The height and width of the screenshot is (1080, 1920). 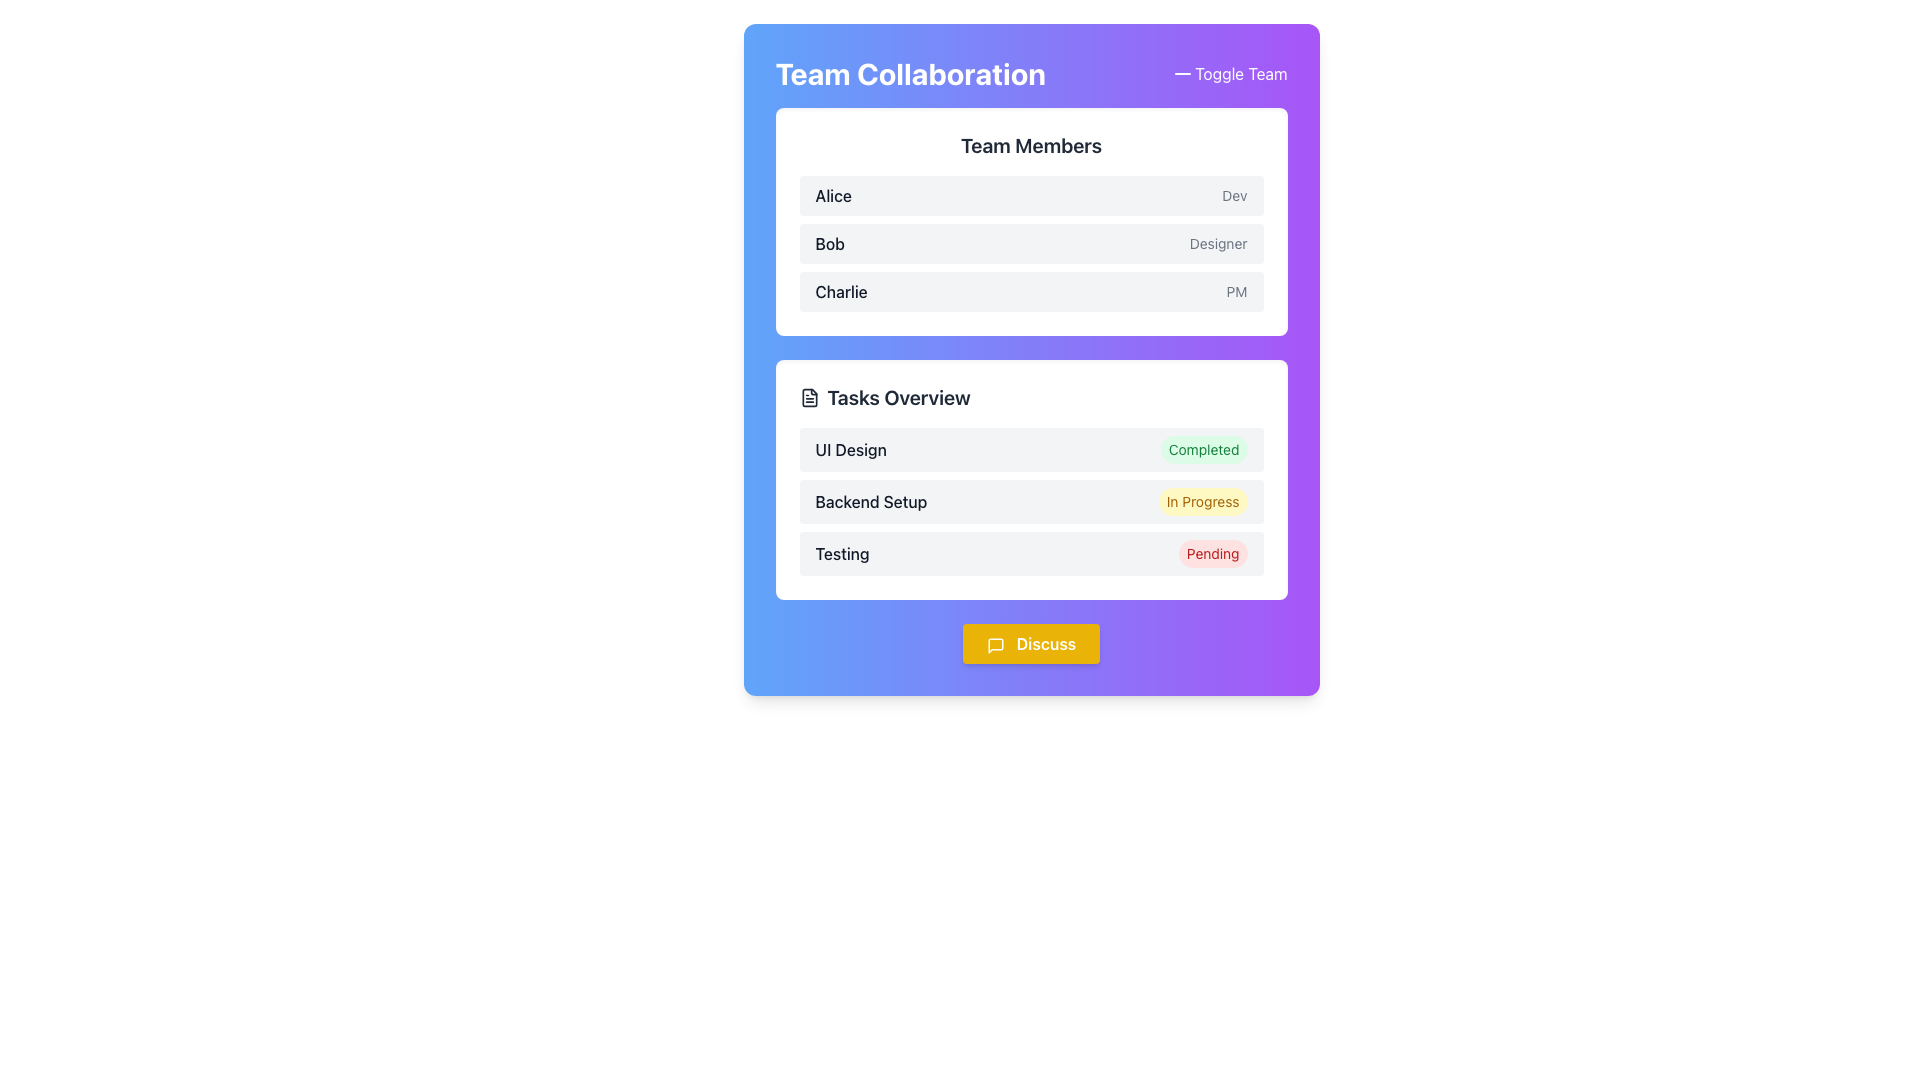 I want to click on the third list item in the 'Team Members' section, which displays the name 'Charlie' on the left and 'PM' on the right, so click(x=1031, y=292).